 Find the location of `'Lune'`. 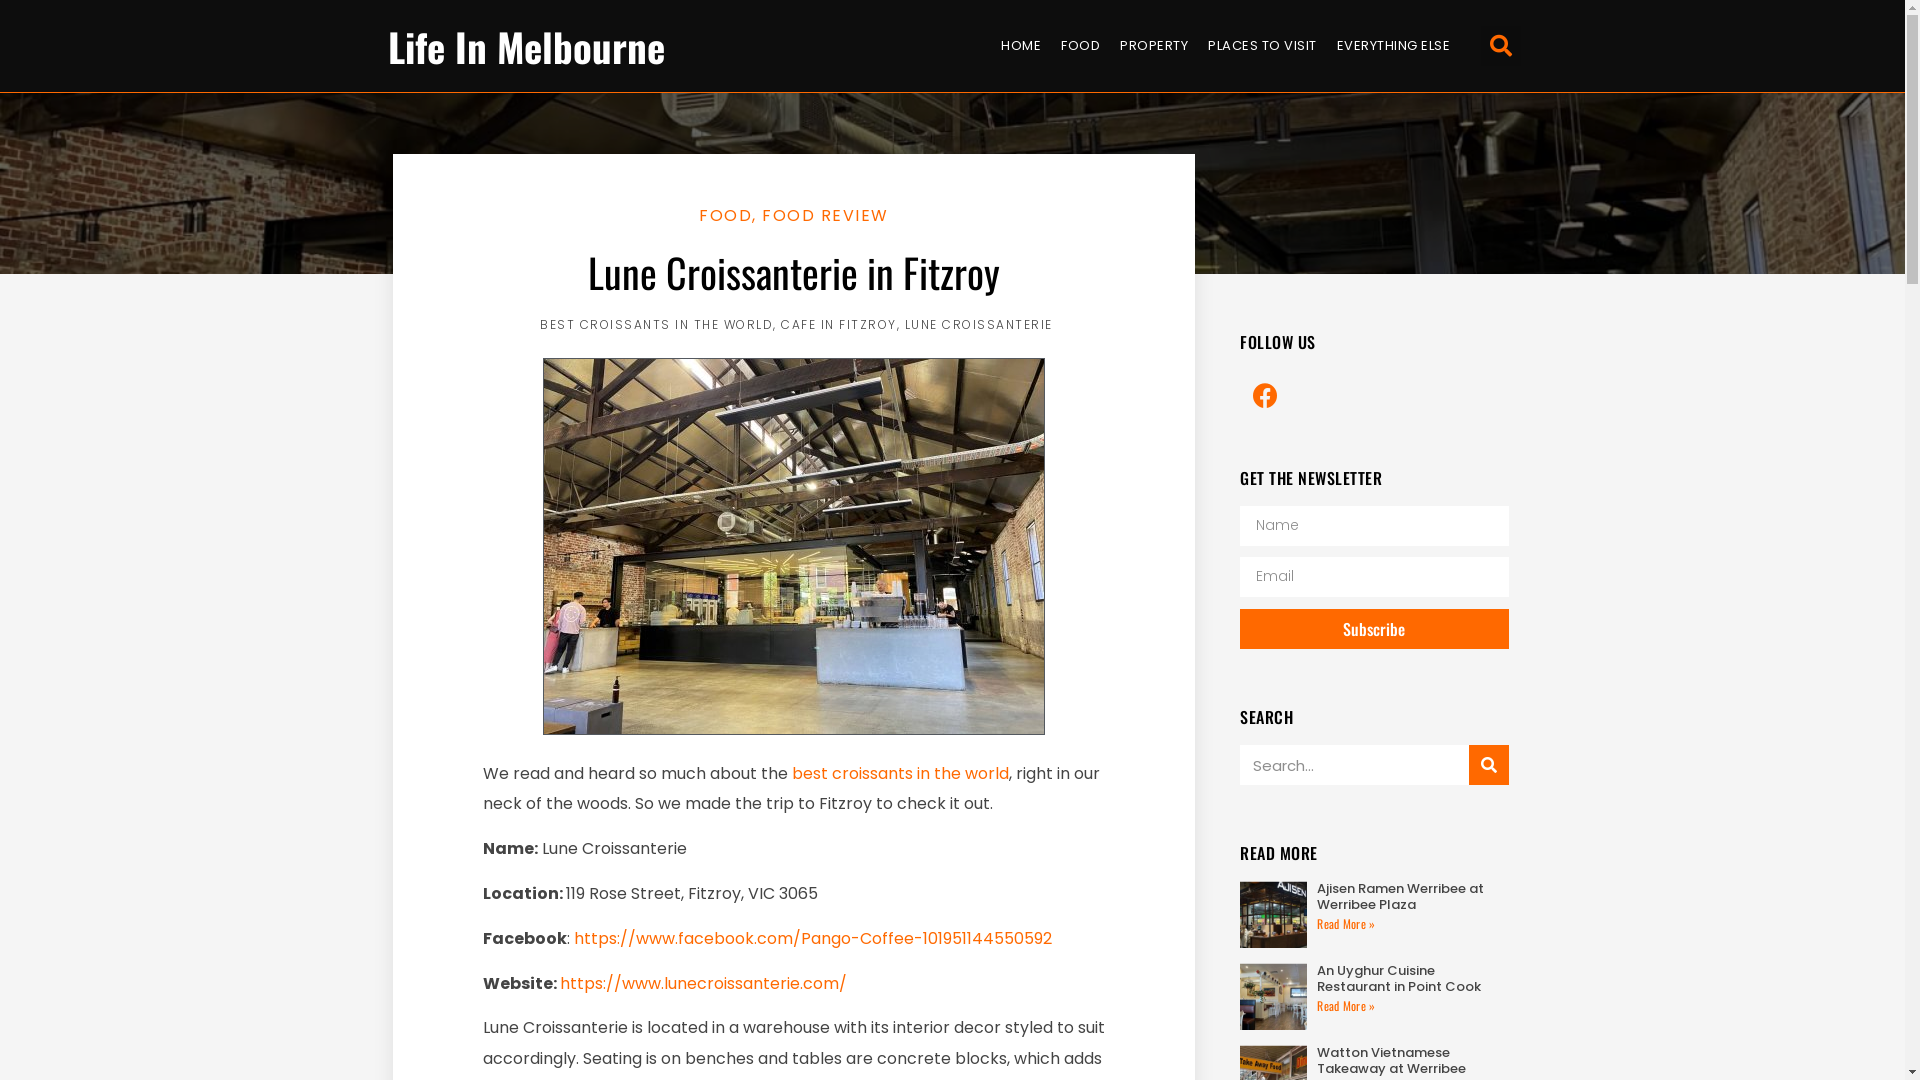

'Lune' is located at coordinates (792, 546).